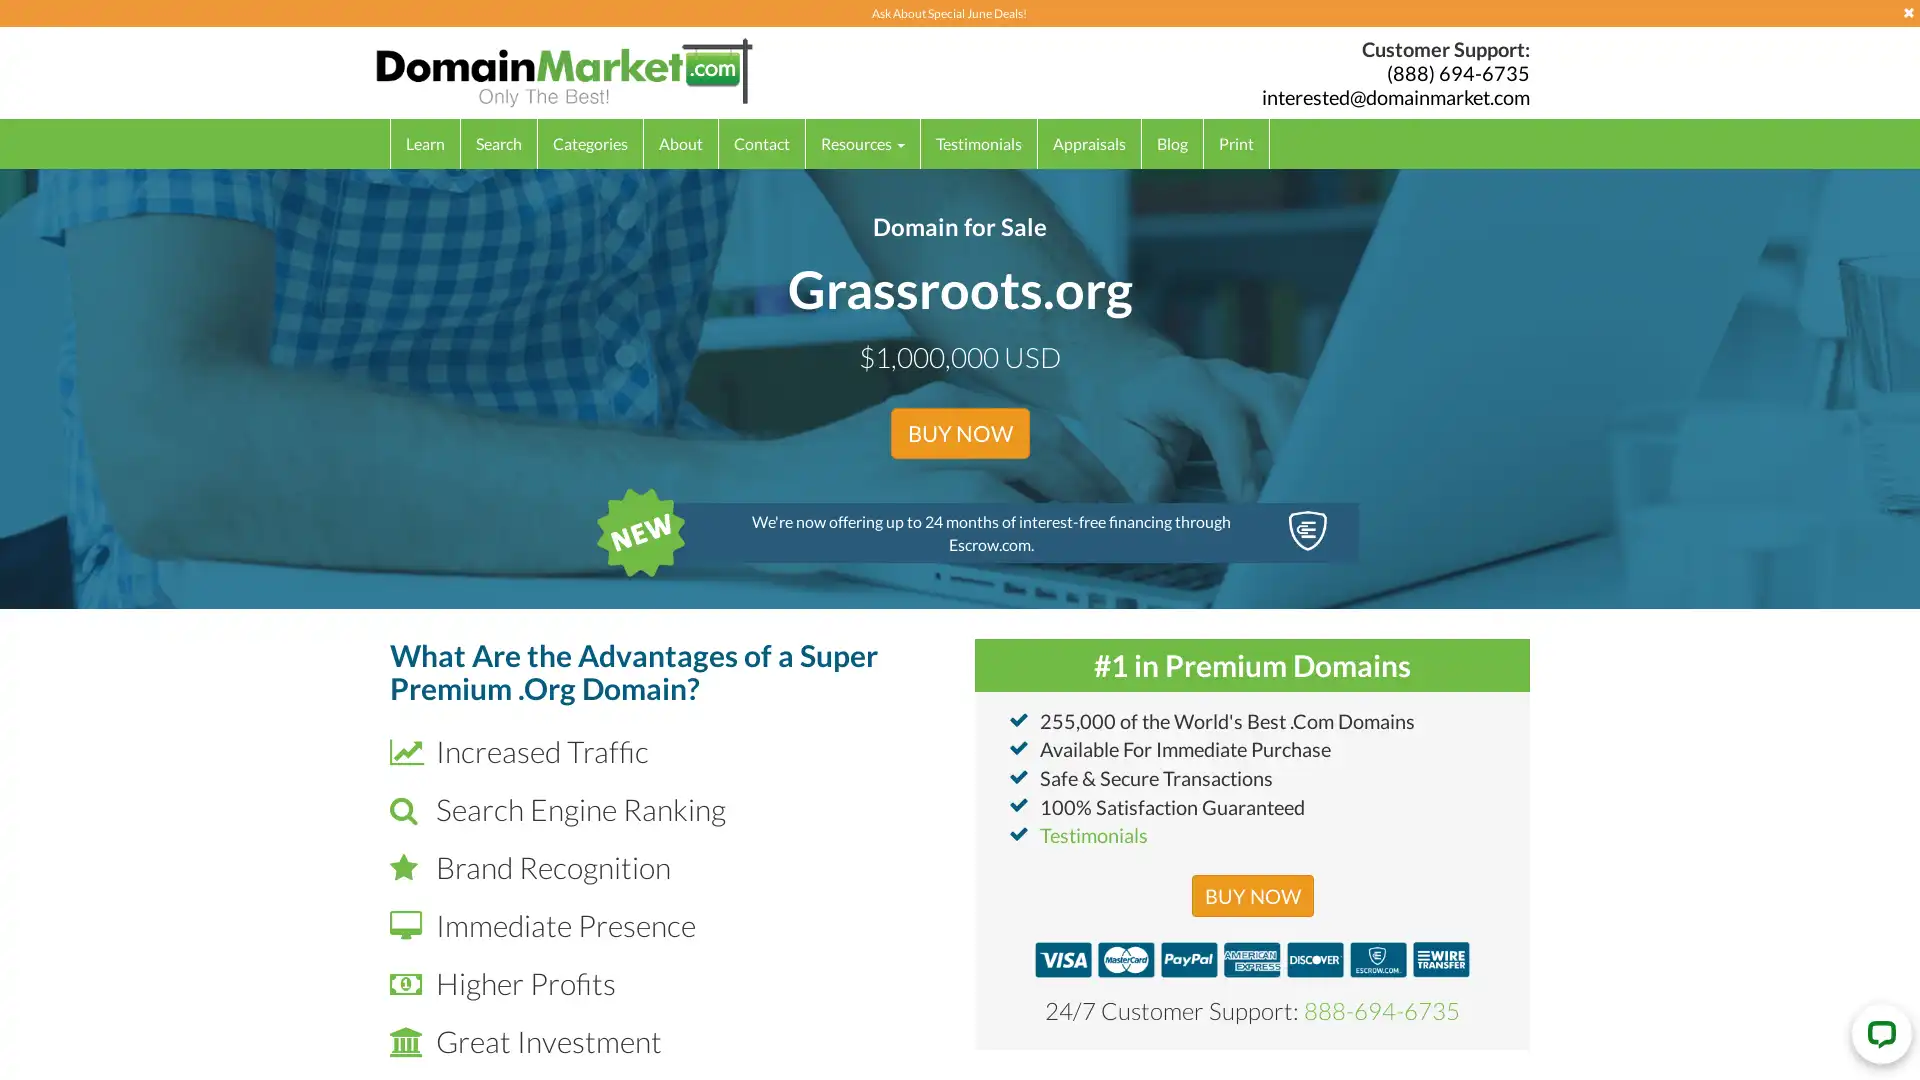 This screenshot has width=1920, height=1080. What do you see at coordinates (863, 142) in the screenshot?
I see `Resources` at bounding box center [863, 142].